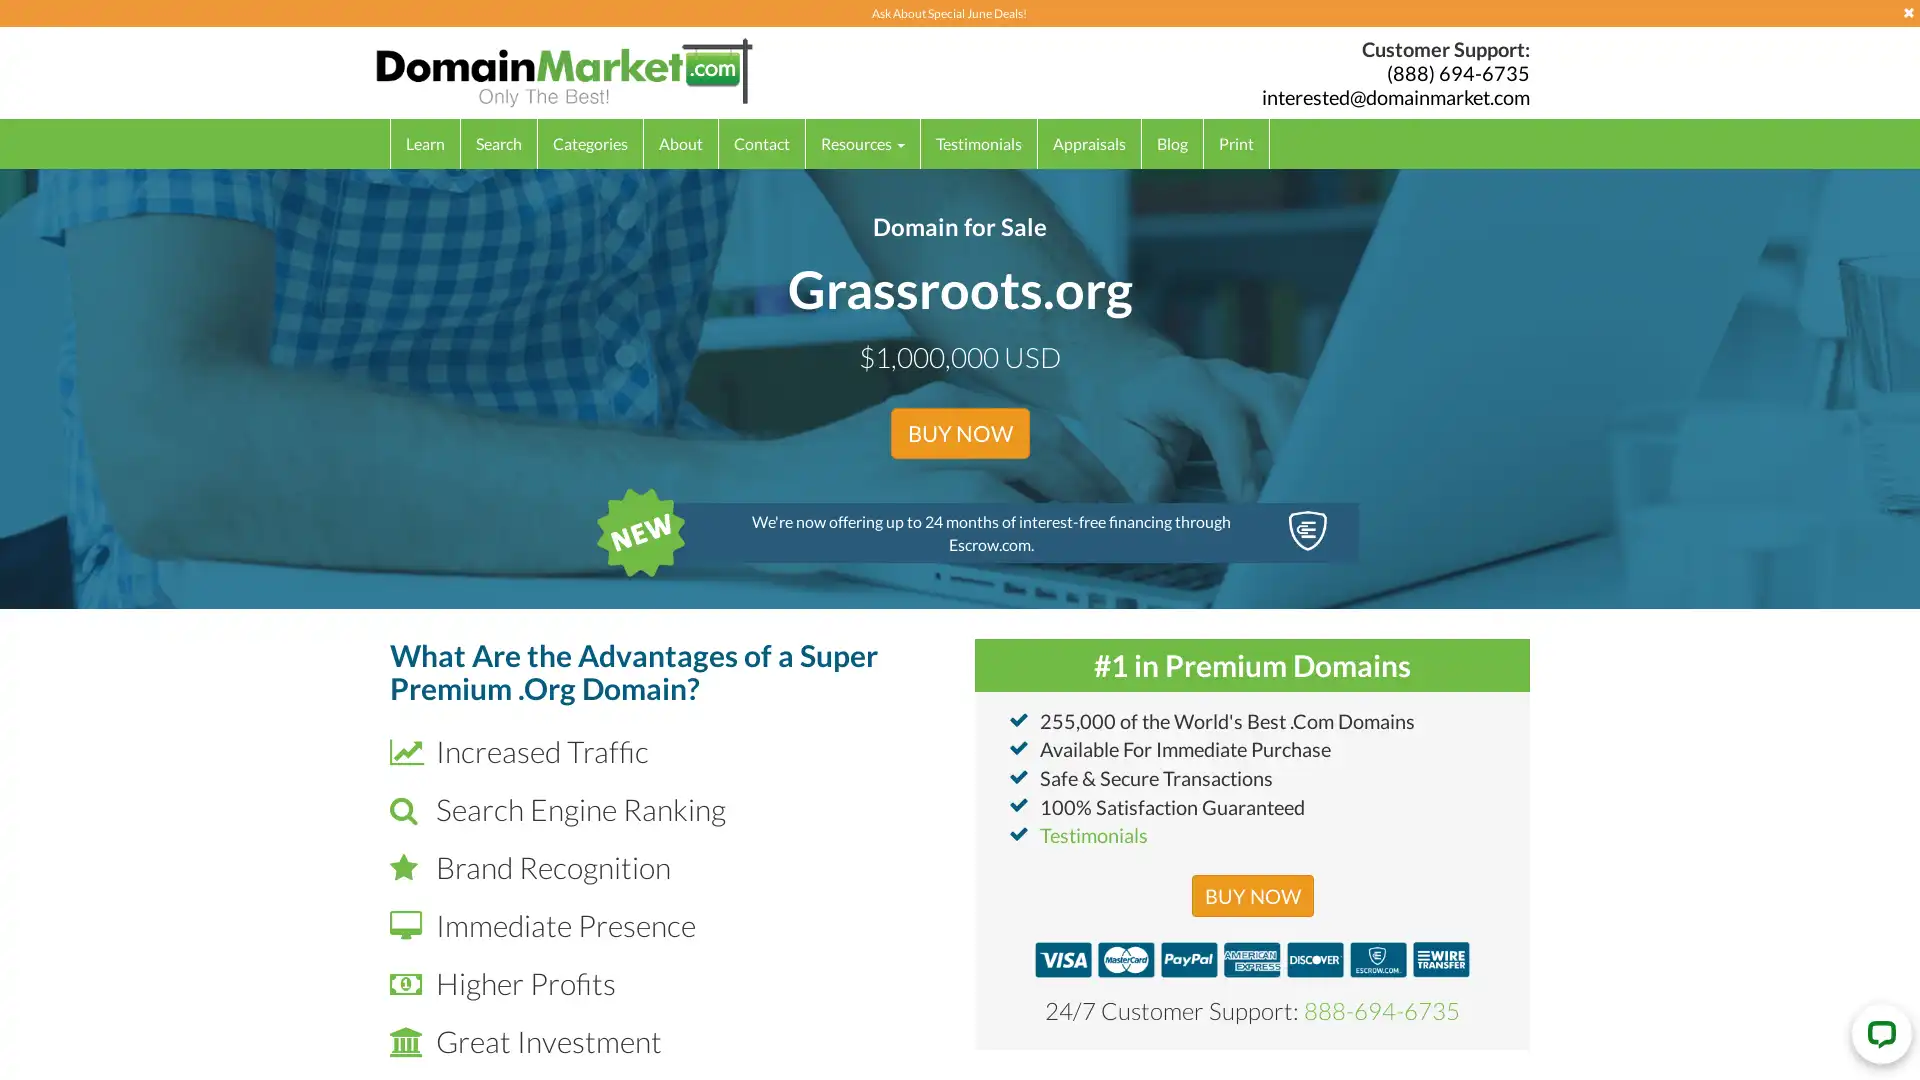 This screenshot has width=1920, height=1080. What do you see at coordinates (863, 142) in the screenshot?
I see `Resources` at bounding box center [863, 142].